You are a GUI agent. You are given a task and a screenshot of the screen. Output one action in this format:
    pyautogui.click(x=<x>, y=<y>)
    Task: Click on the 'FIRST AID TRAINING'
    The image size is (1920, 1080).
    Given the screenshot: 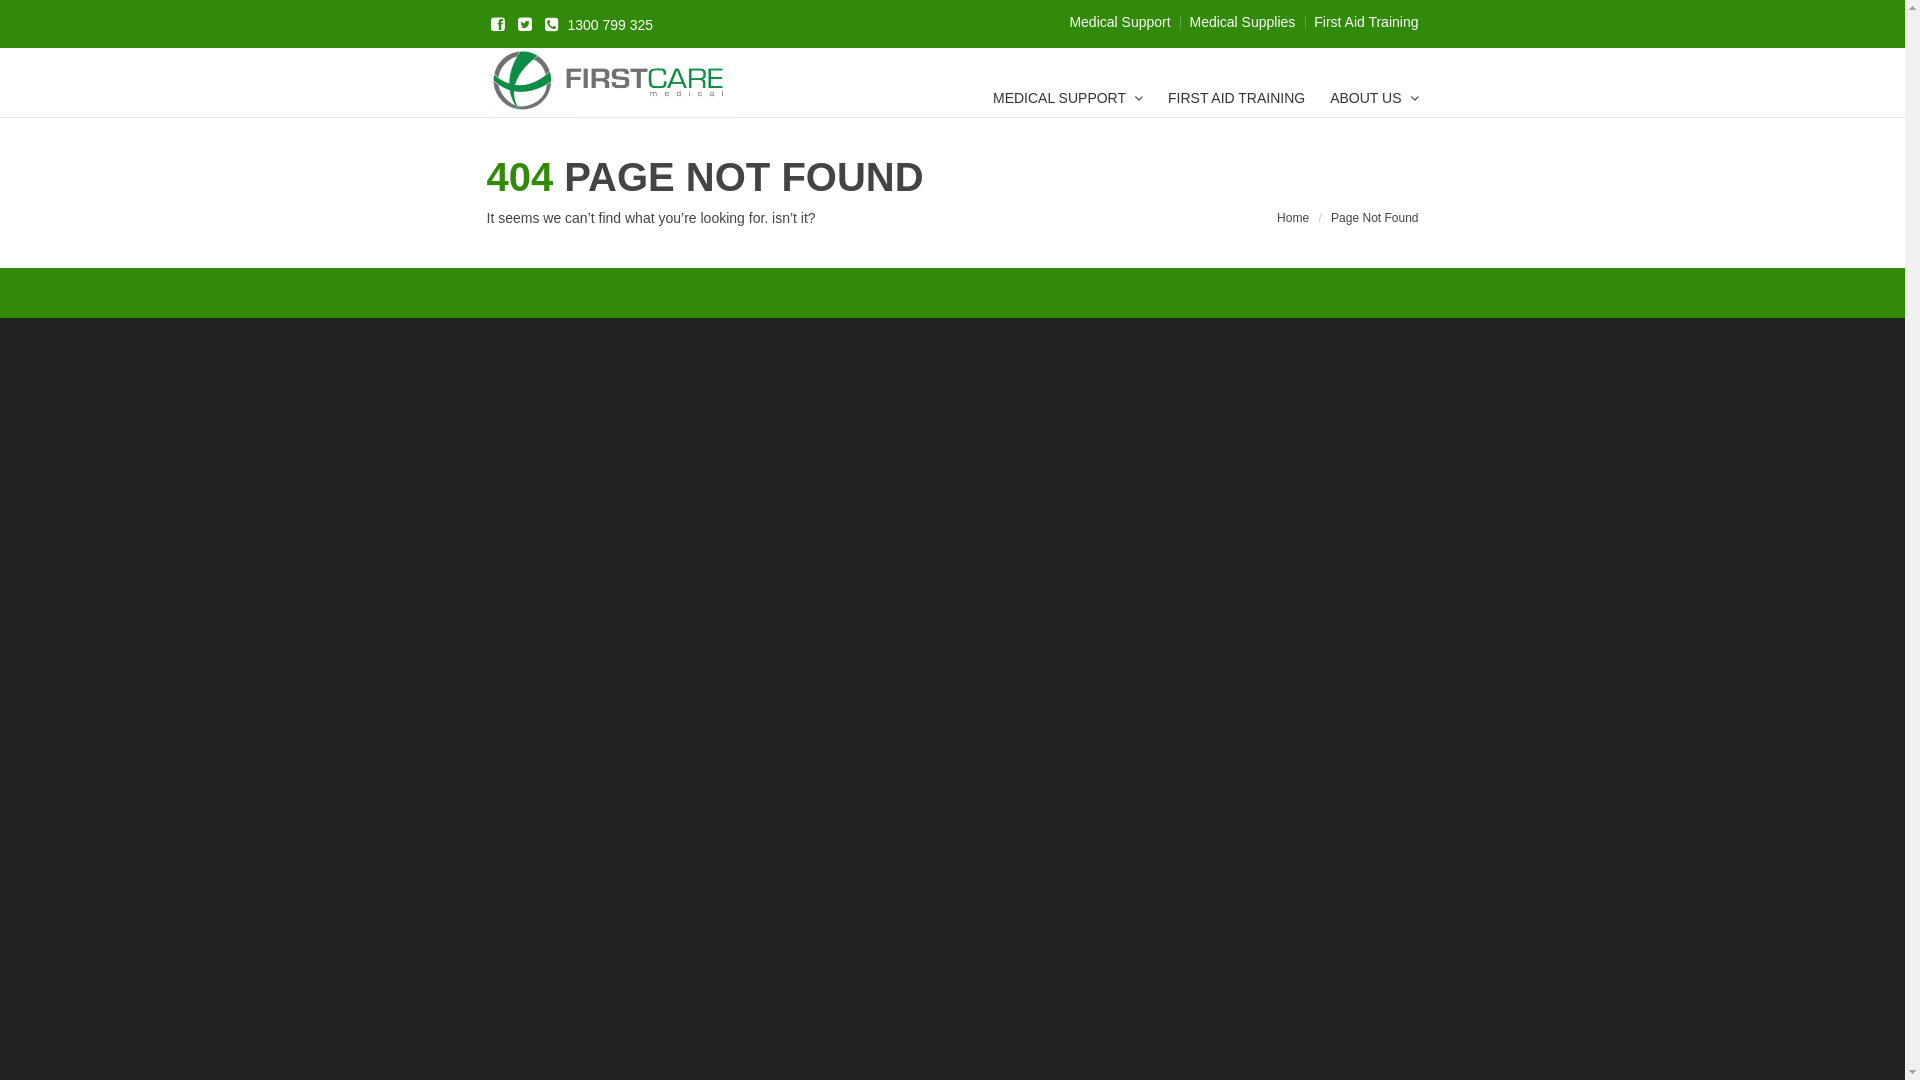 What is the action you would take?
    pyautogui.click(x=1235, y=99)
    